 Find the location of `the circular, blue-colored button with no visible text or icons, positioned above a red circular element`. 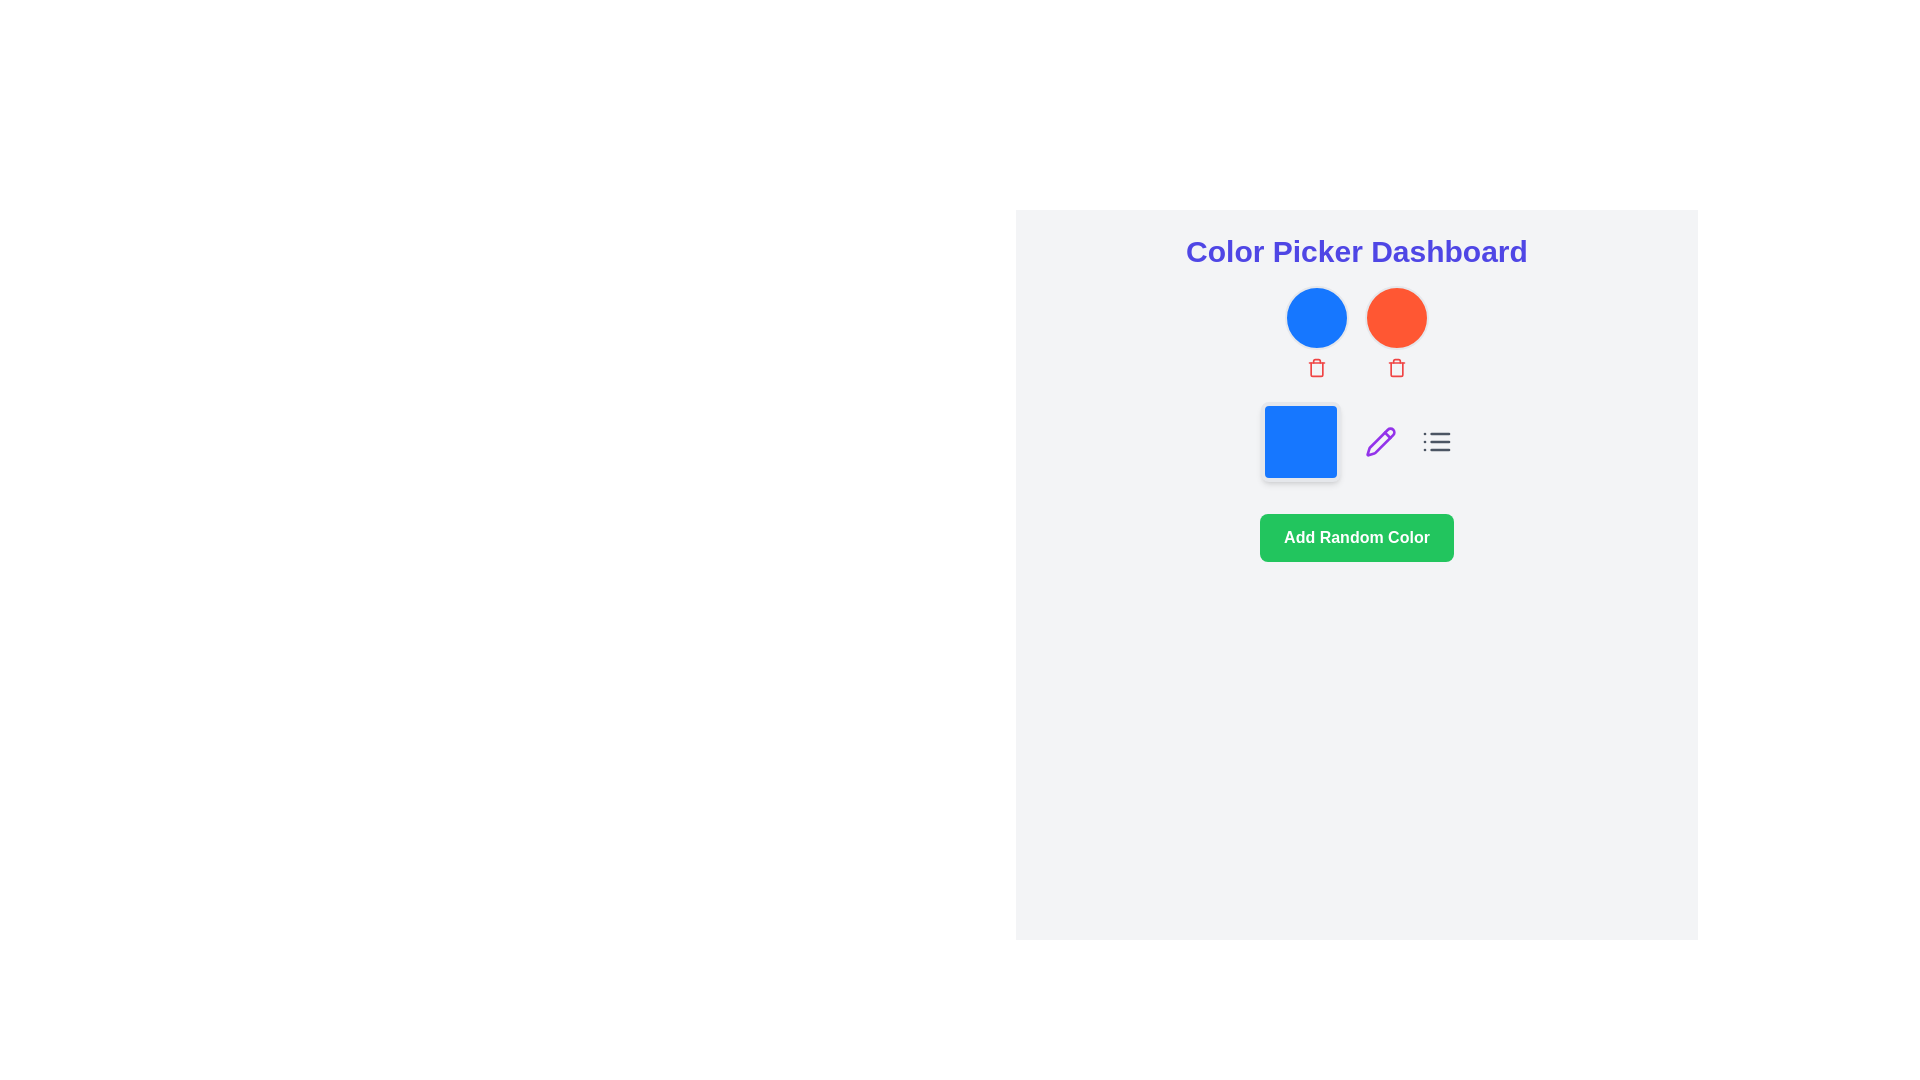

the circular, blue-colored button with no visible text or icons, positioned above a red circular element is located at coordinates (1316, 316).